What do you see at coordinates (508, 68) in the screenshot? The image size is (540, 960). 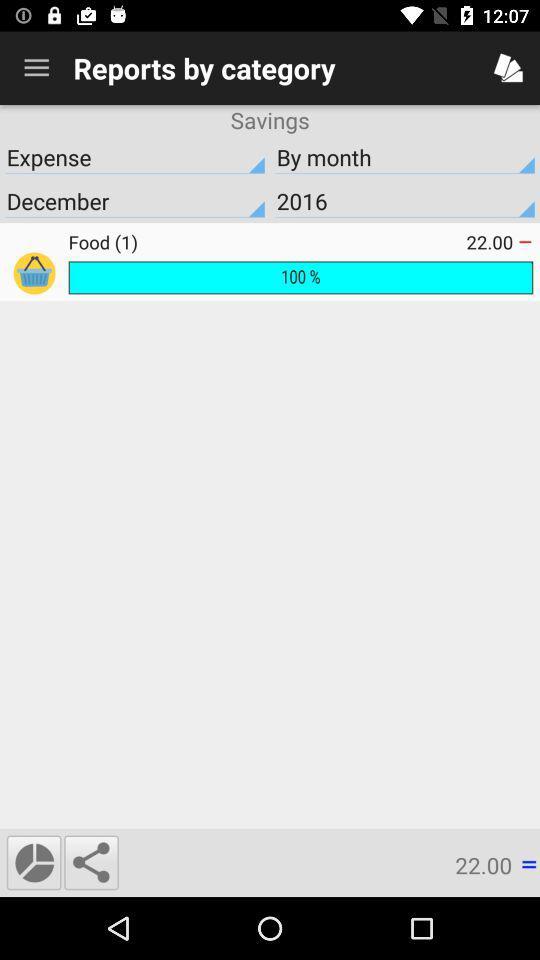 I see `item to the right of the reports by category icon` at bounding box center [508, 68].